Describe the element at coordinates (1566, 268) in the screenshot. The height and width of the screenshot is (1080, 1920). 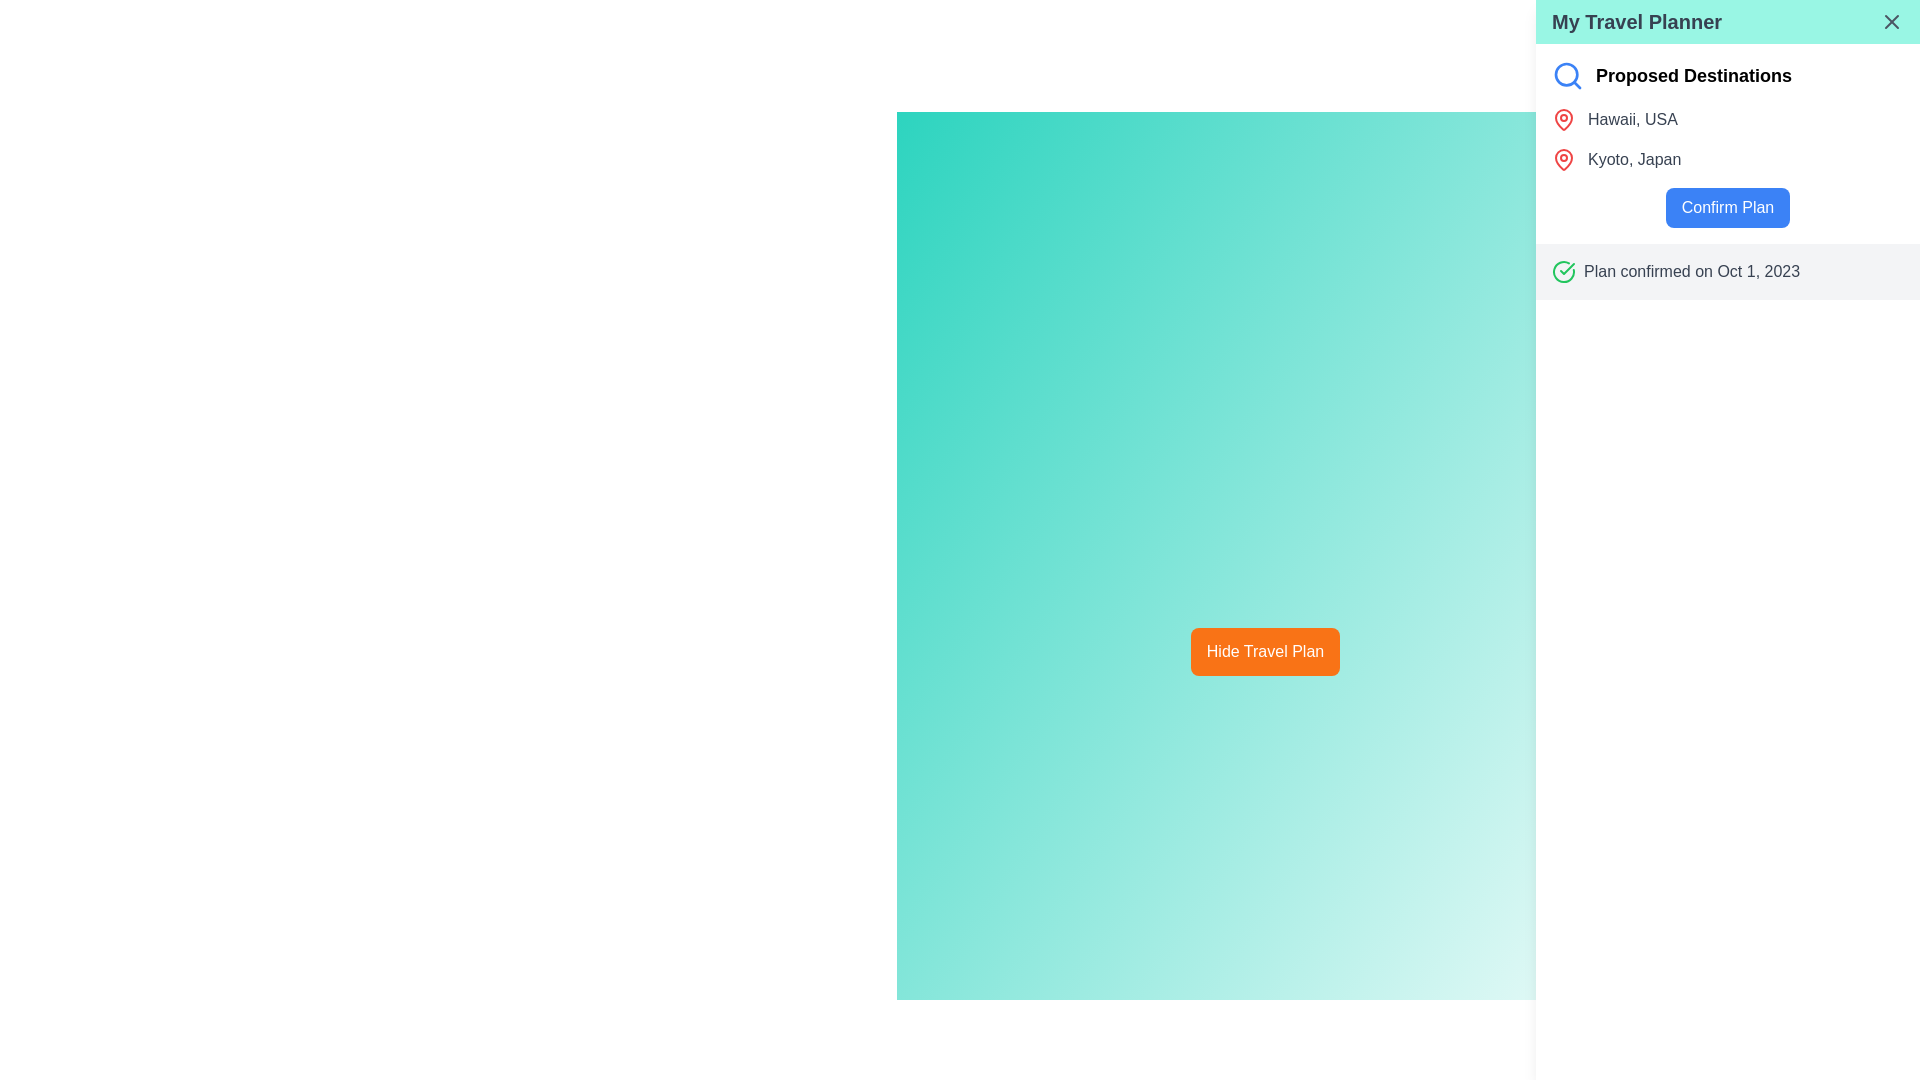
I see `the check mark icon within the SVG graphic, which serves as a confirmation symbol located at the bottom-right of the circle` at that location.